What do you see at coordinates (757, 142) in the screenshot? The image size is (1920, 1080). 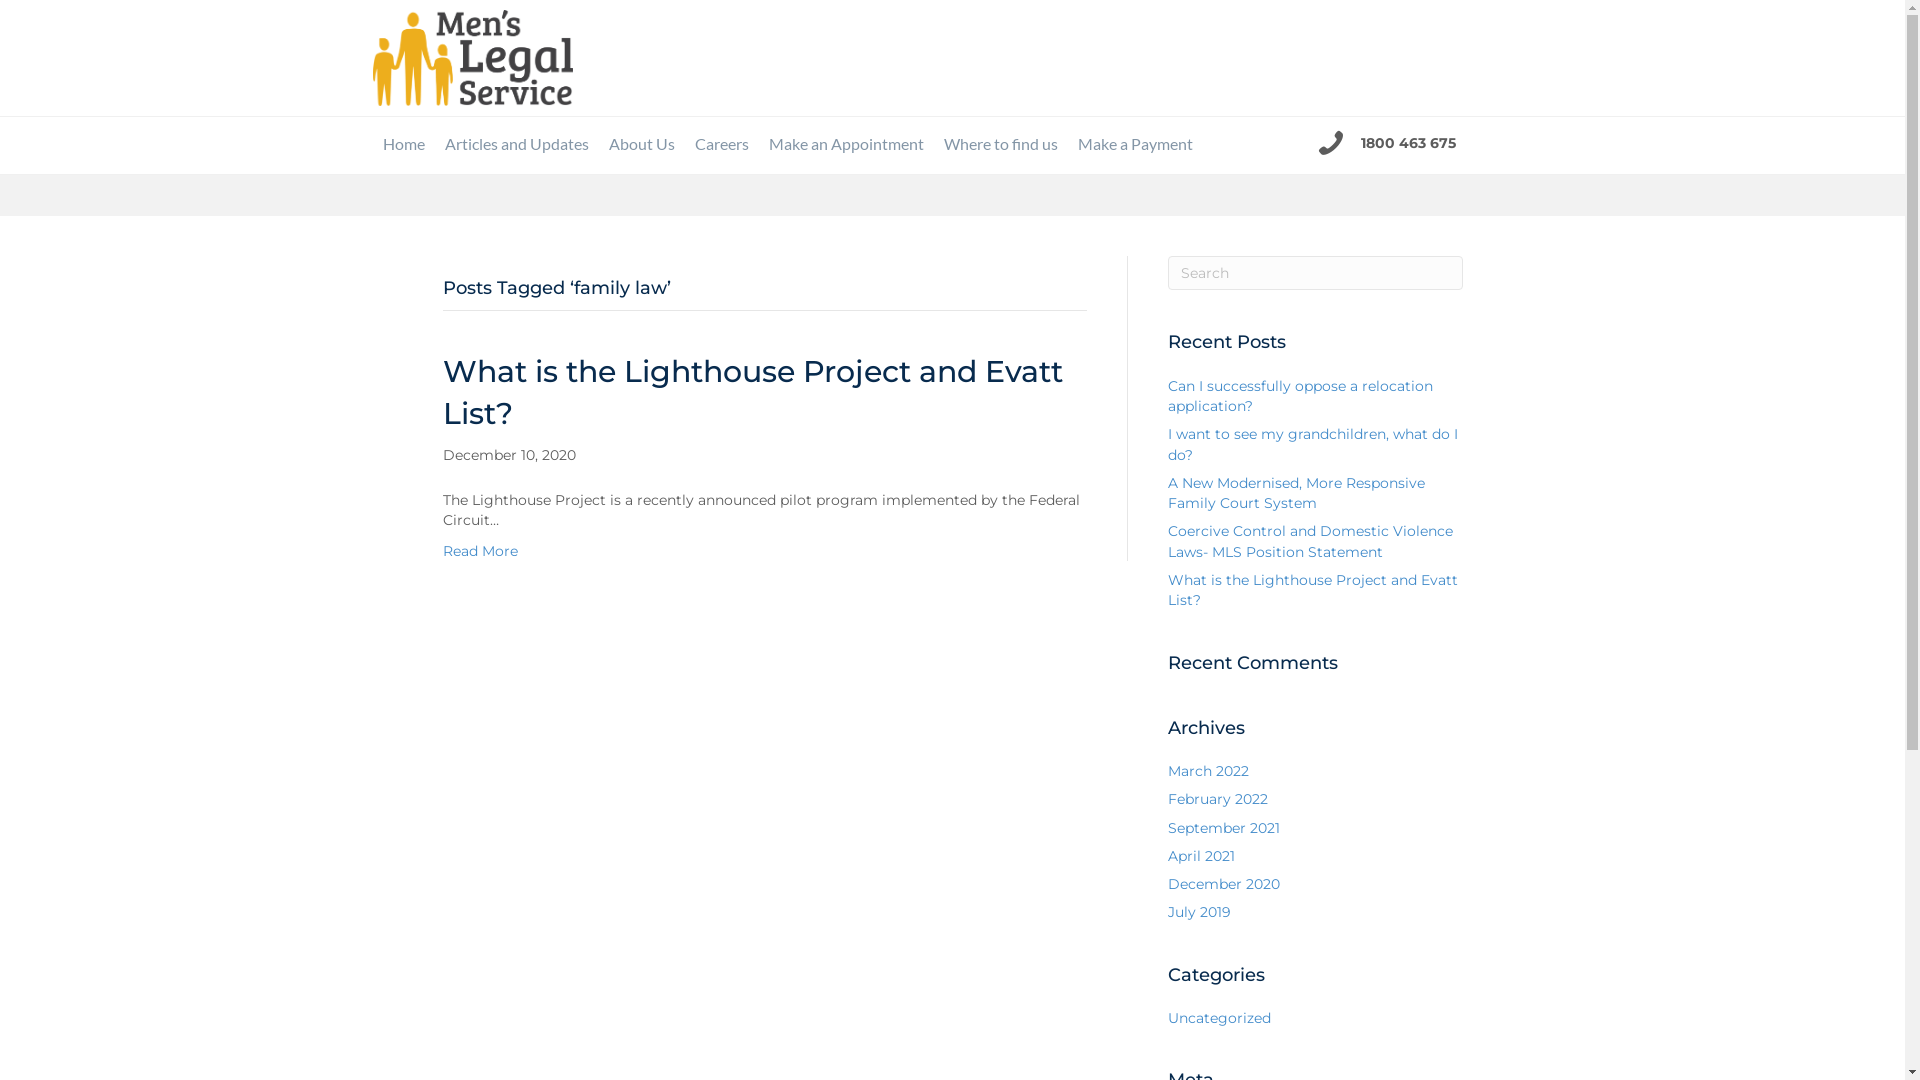 I see `'Make an Appointment'` at bounding box center [757, 142].